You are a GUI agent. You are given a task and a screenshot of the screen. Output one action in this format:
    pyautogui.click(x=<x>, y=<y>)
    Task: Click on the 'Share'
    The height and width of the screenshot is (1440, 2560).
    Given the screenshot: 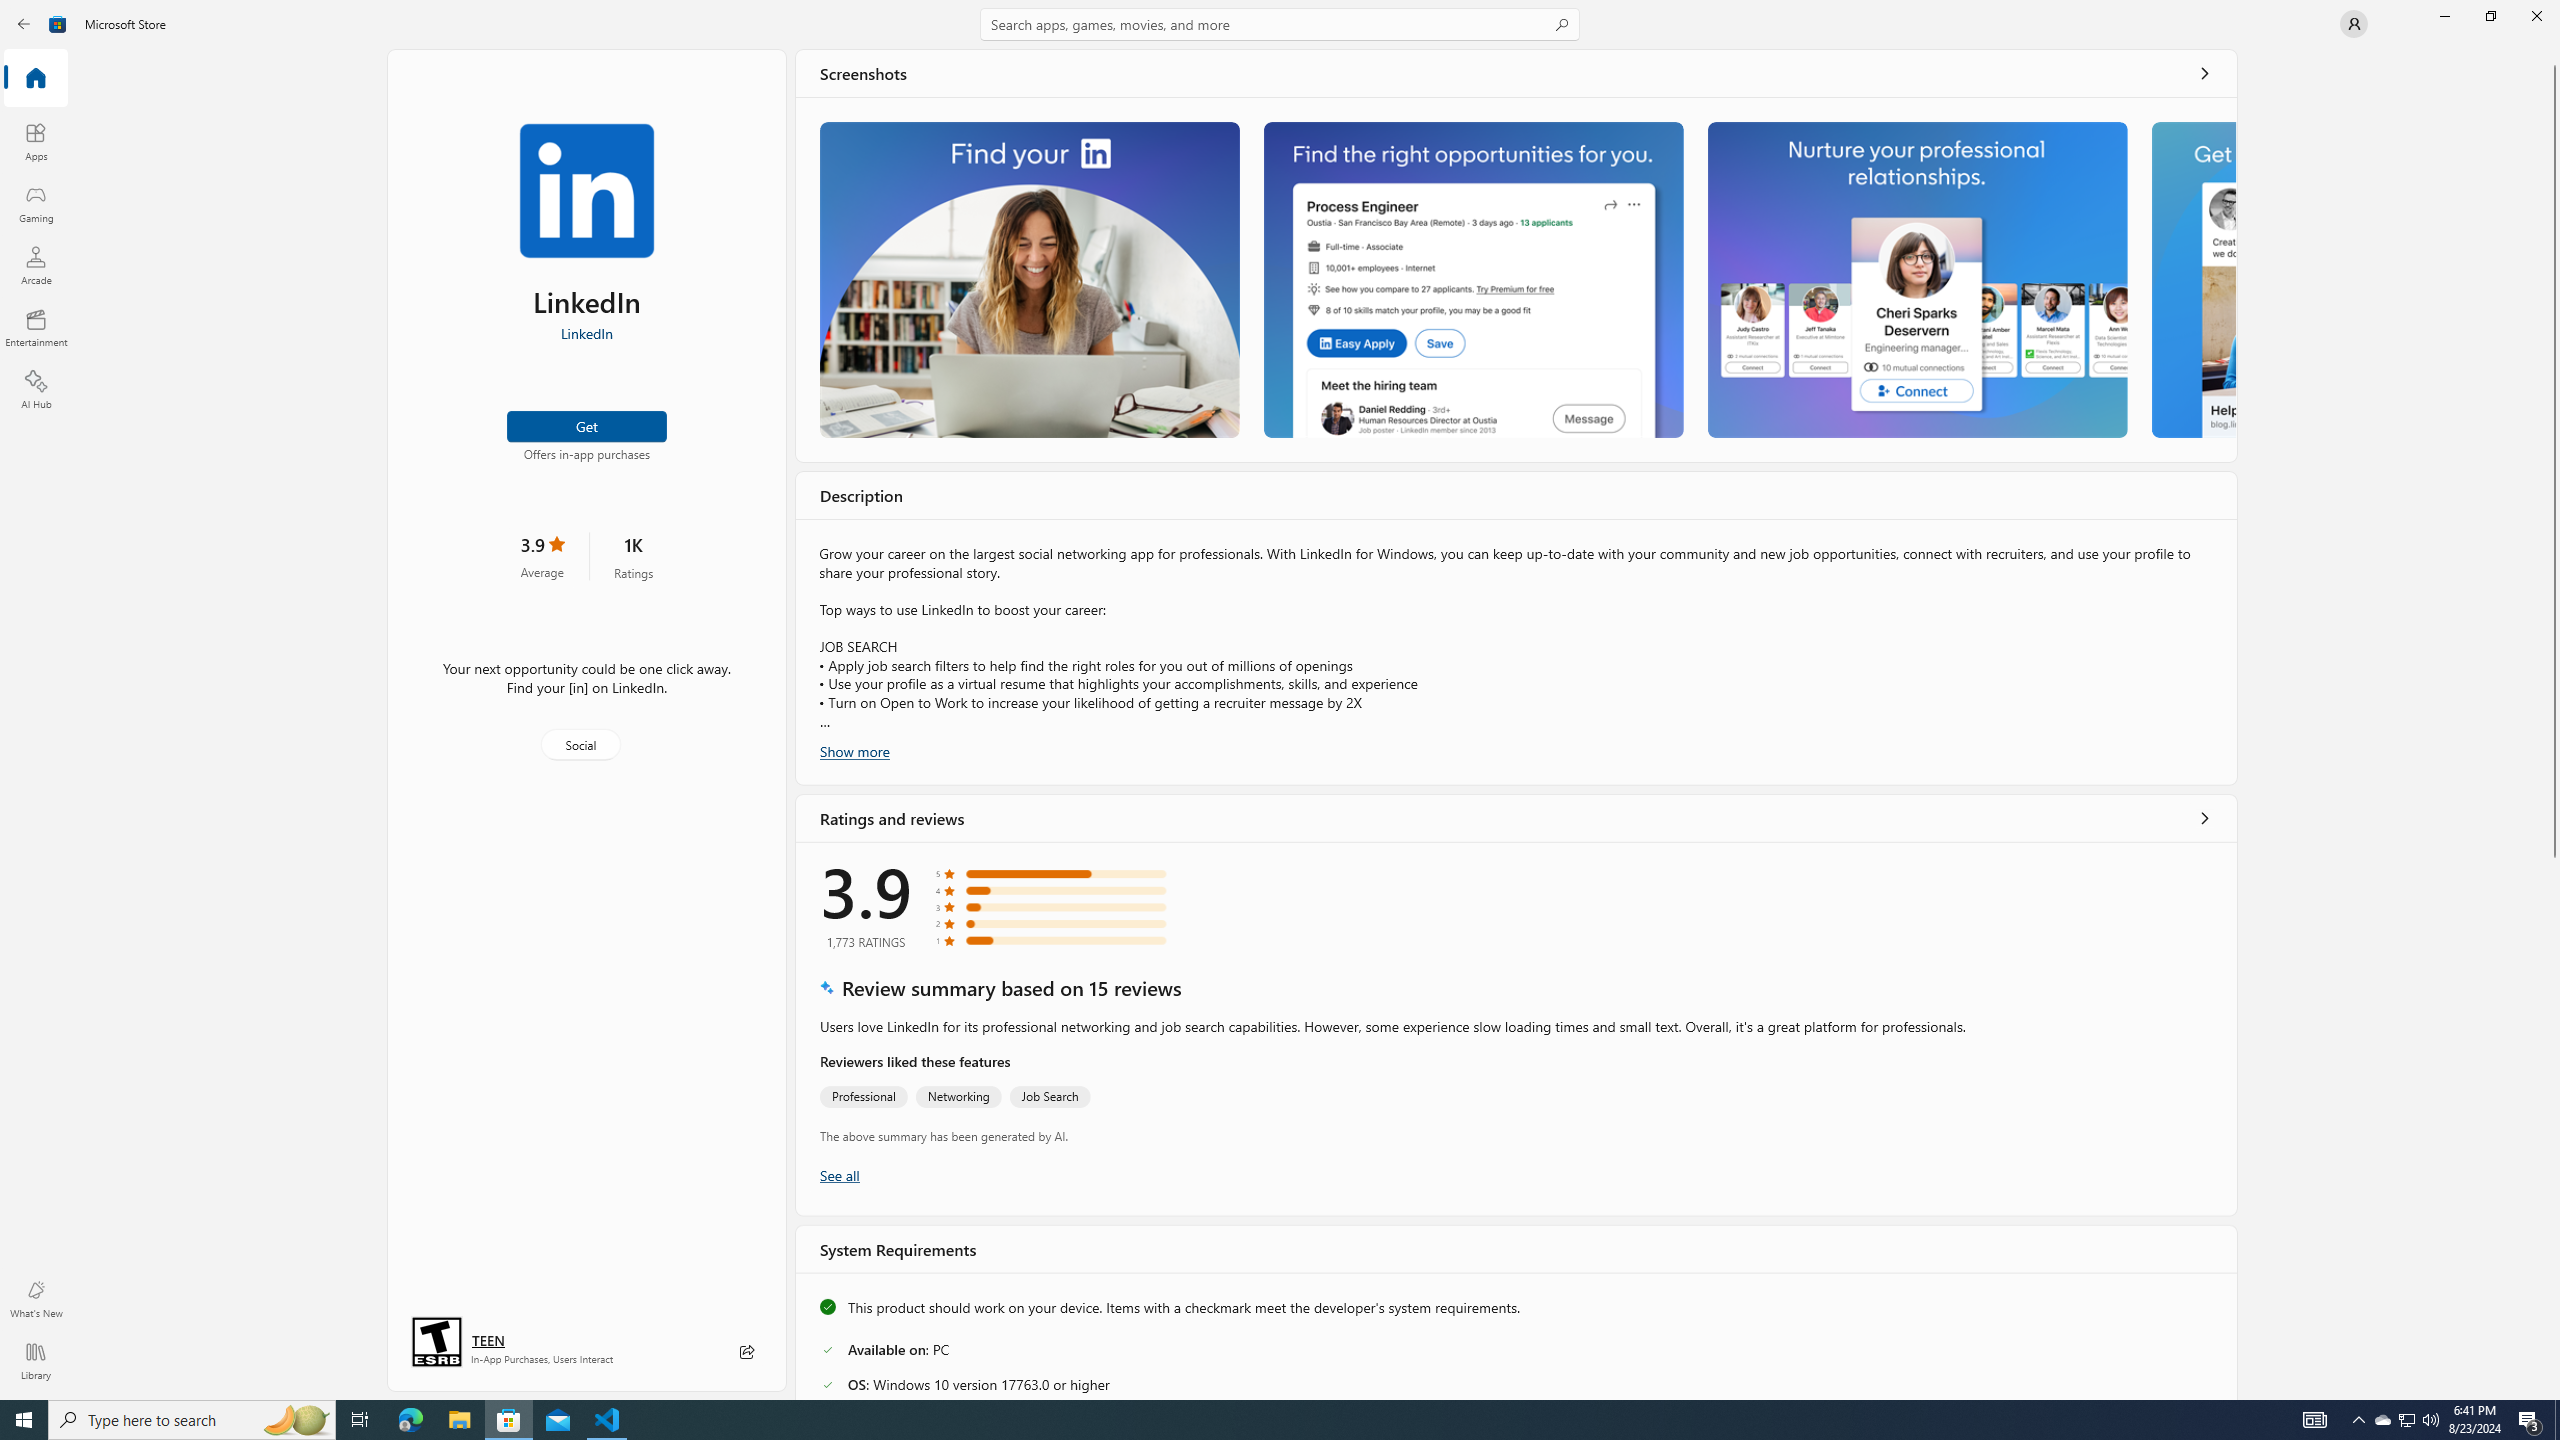 What is the action you would take?
    pyautogui.click(x=746, y=1351)
    